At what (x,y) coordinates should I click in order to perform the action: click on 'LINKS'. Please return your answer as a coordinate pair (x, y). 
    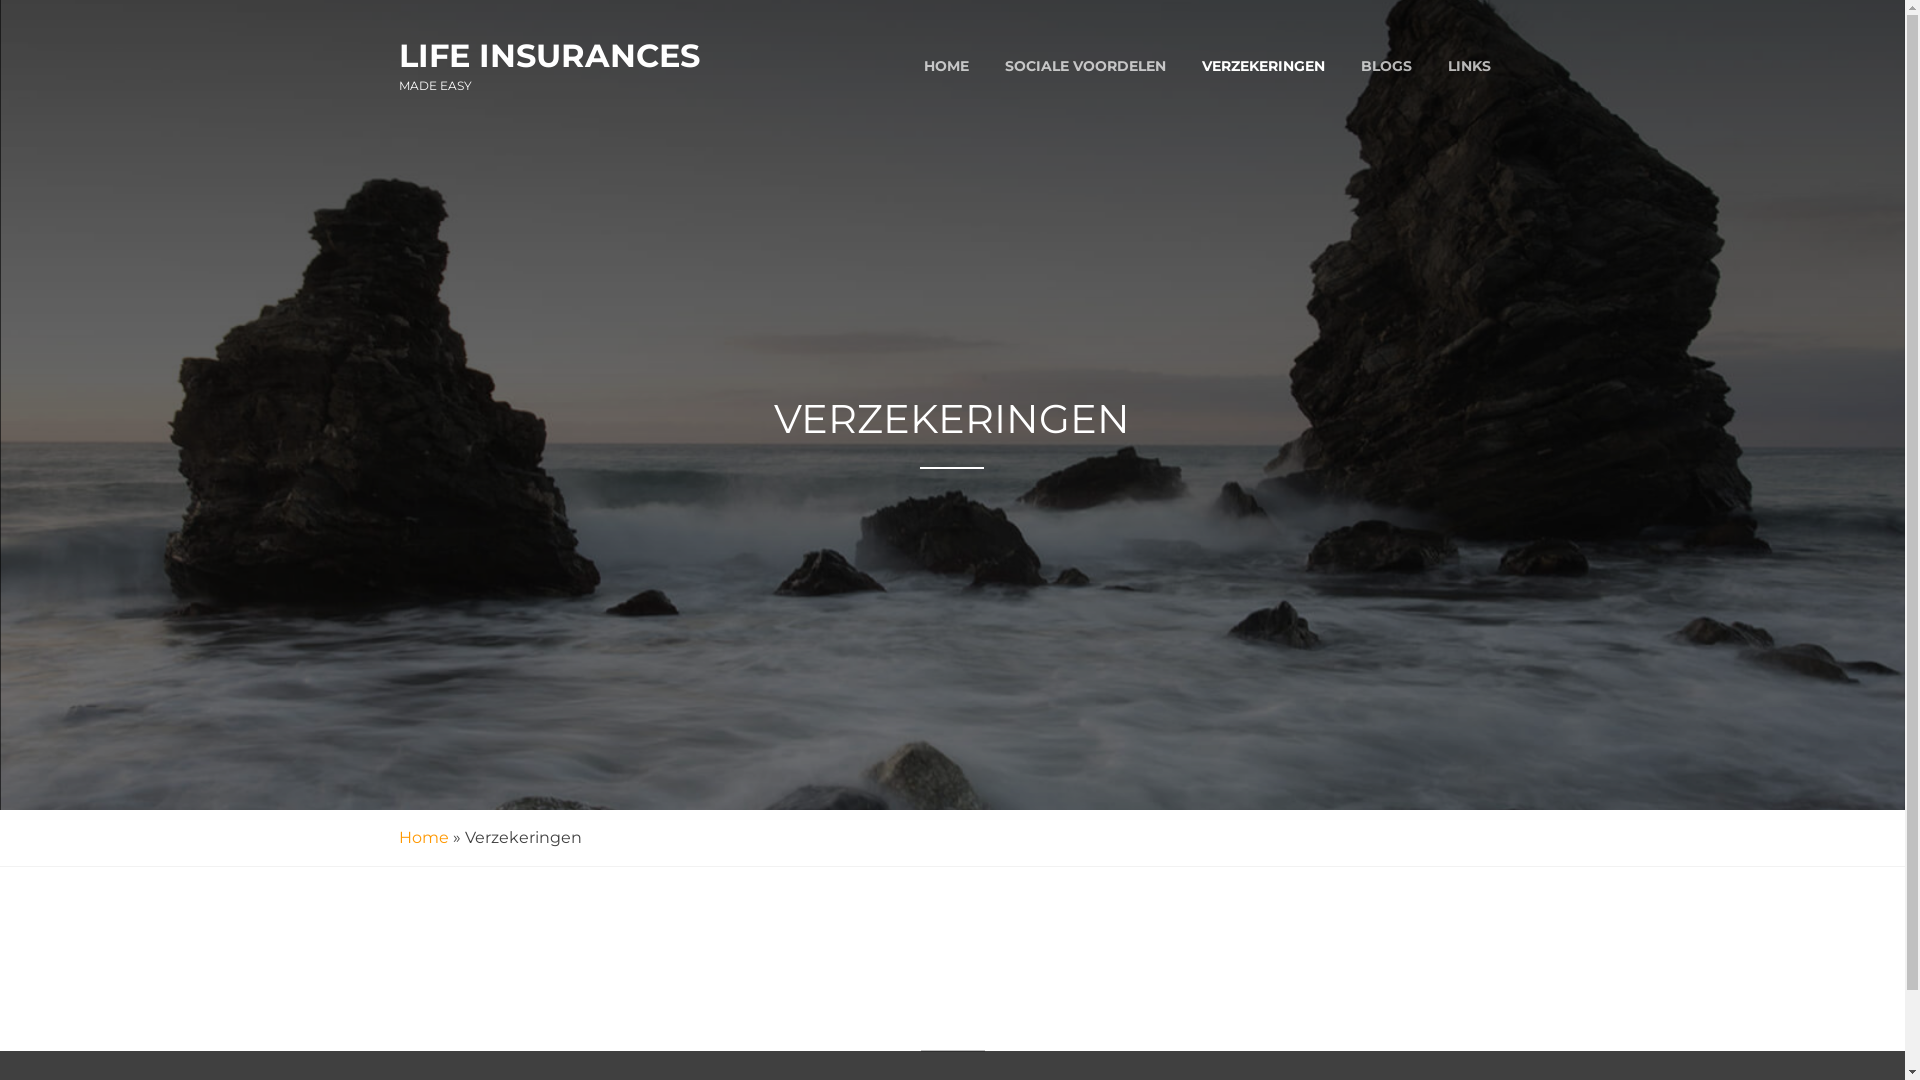
    Looking at the image, I should click on (1469, 65).